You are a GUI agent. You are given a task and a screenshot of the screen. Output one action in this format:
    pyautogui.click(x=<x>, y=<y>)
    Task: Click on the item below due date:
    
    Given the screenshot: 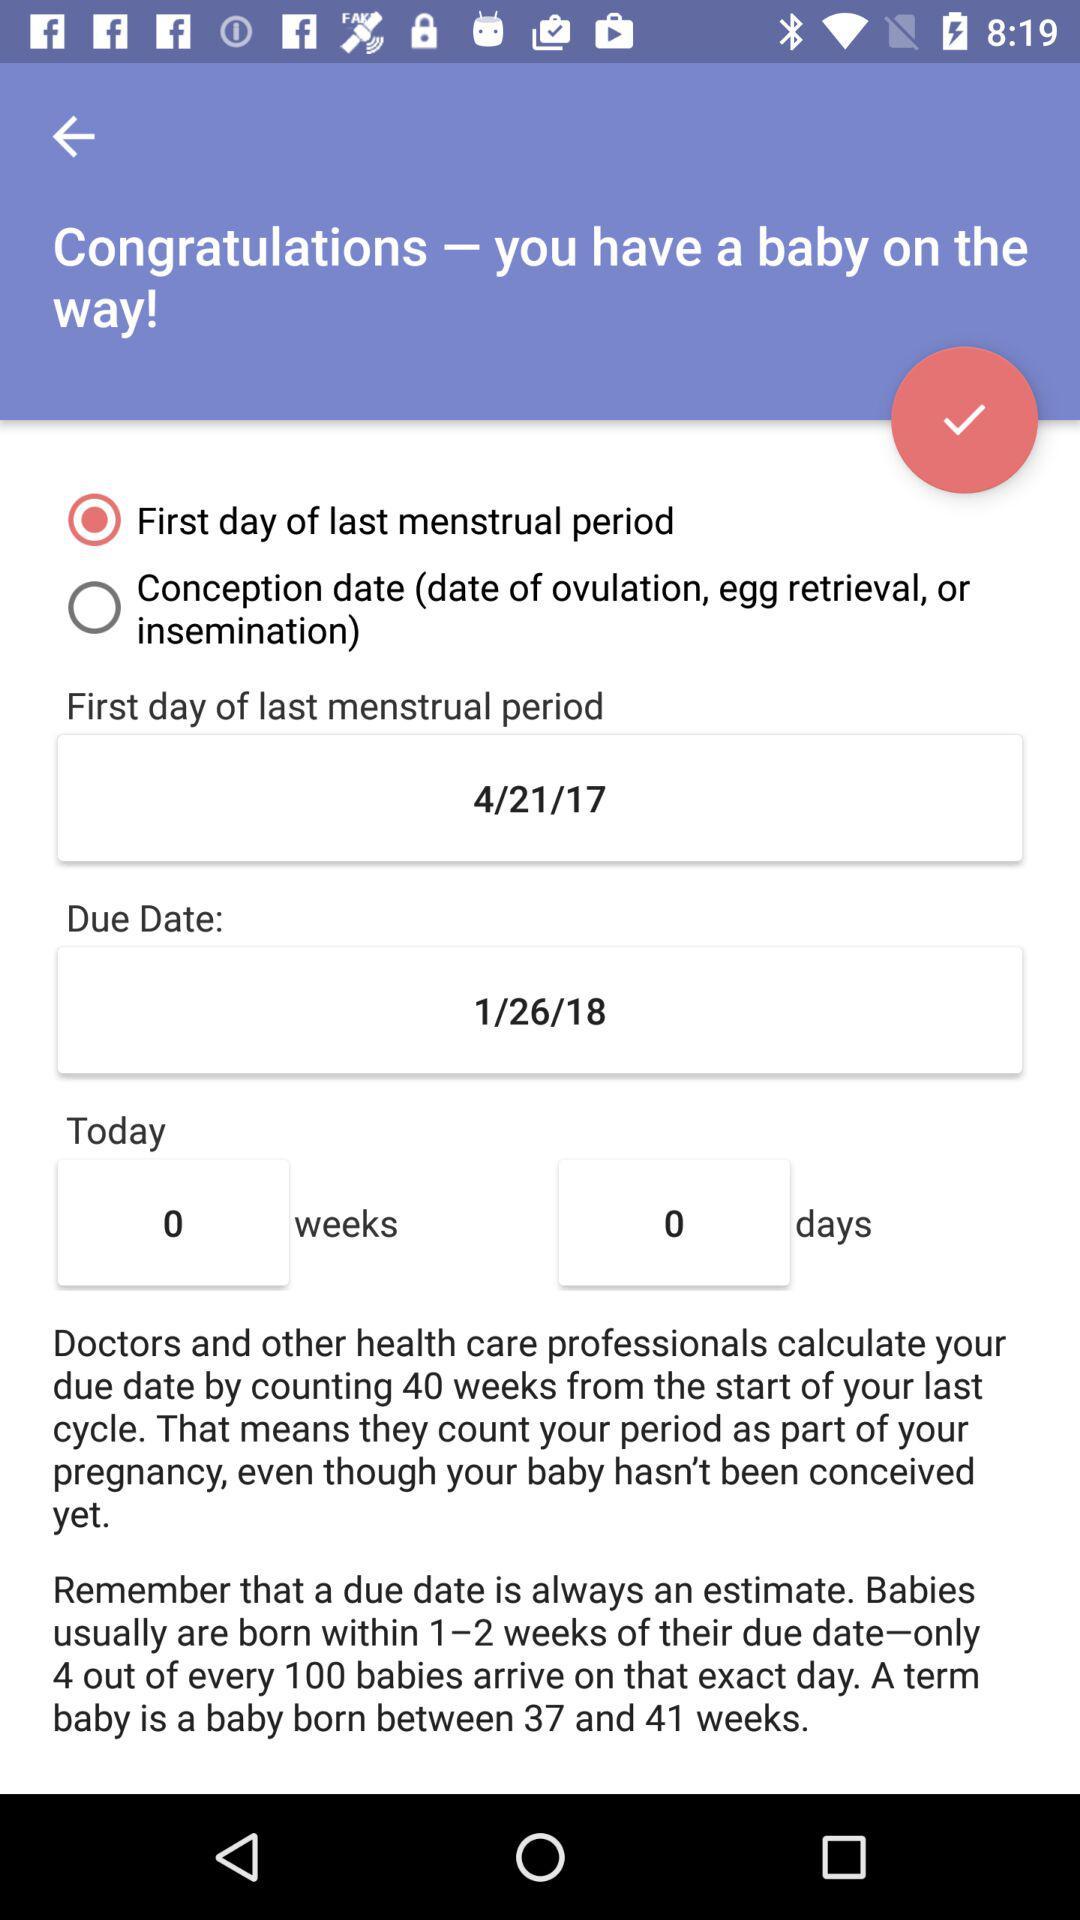 What is the action you would take?
    pyautogui.click(x=540, y=1010)
    